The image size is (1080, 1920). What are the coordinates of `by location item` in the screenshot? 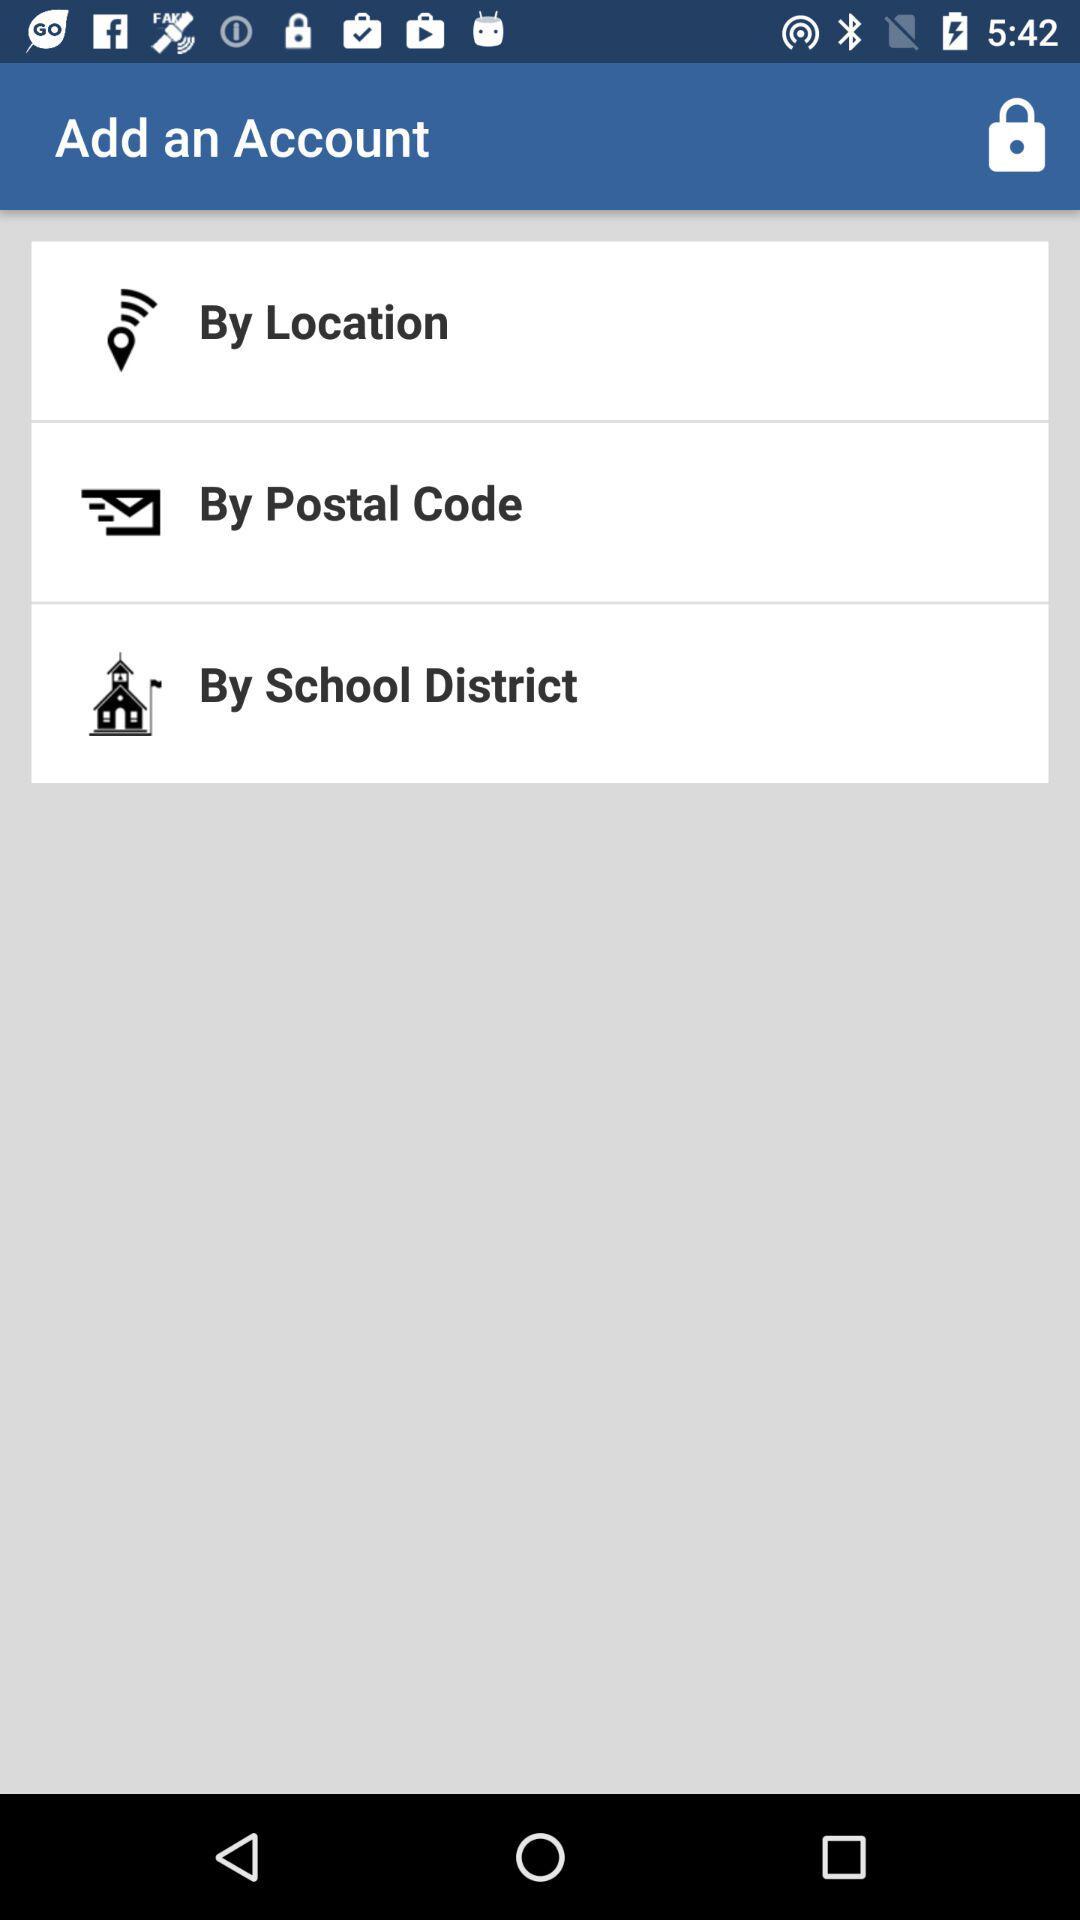 It's located at (540, 330).